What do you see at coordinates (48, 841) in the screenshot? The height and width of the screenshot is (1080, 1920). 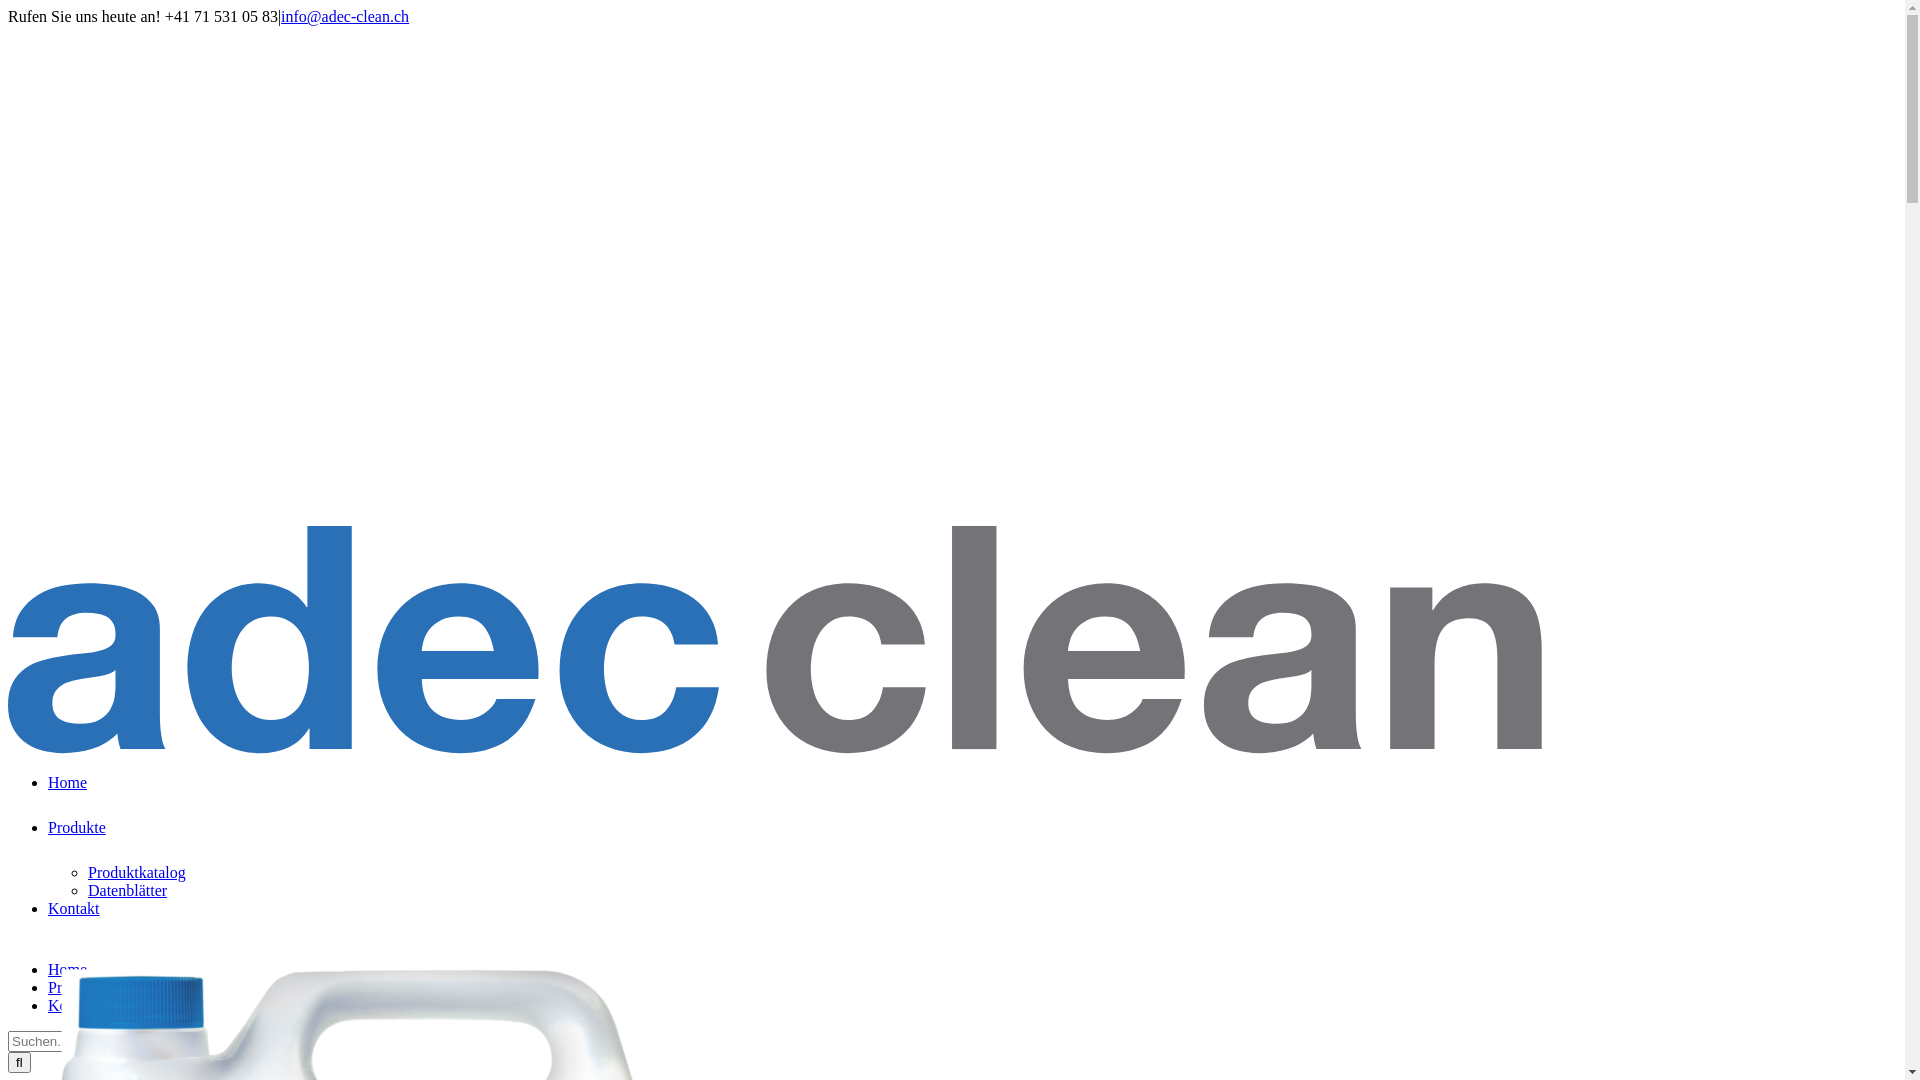 I see `'Produkte'` at bounding box center [48, 841].